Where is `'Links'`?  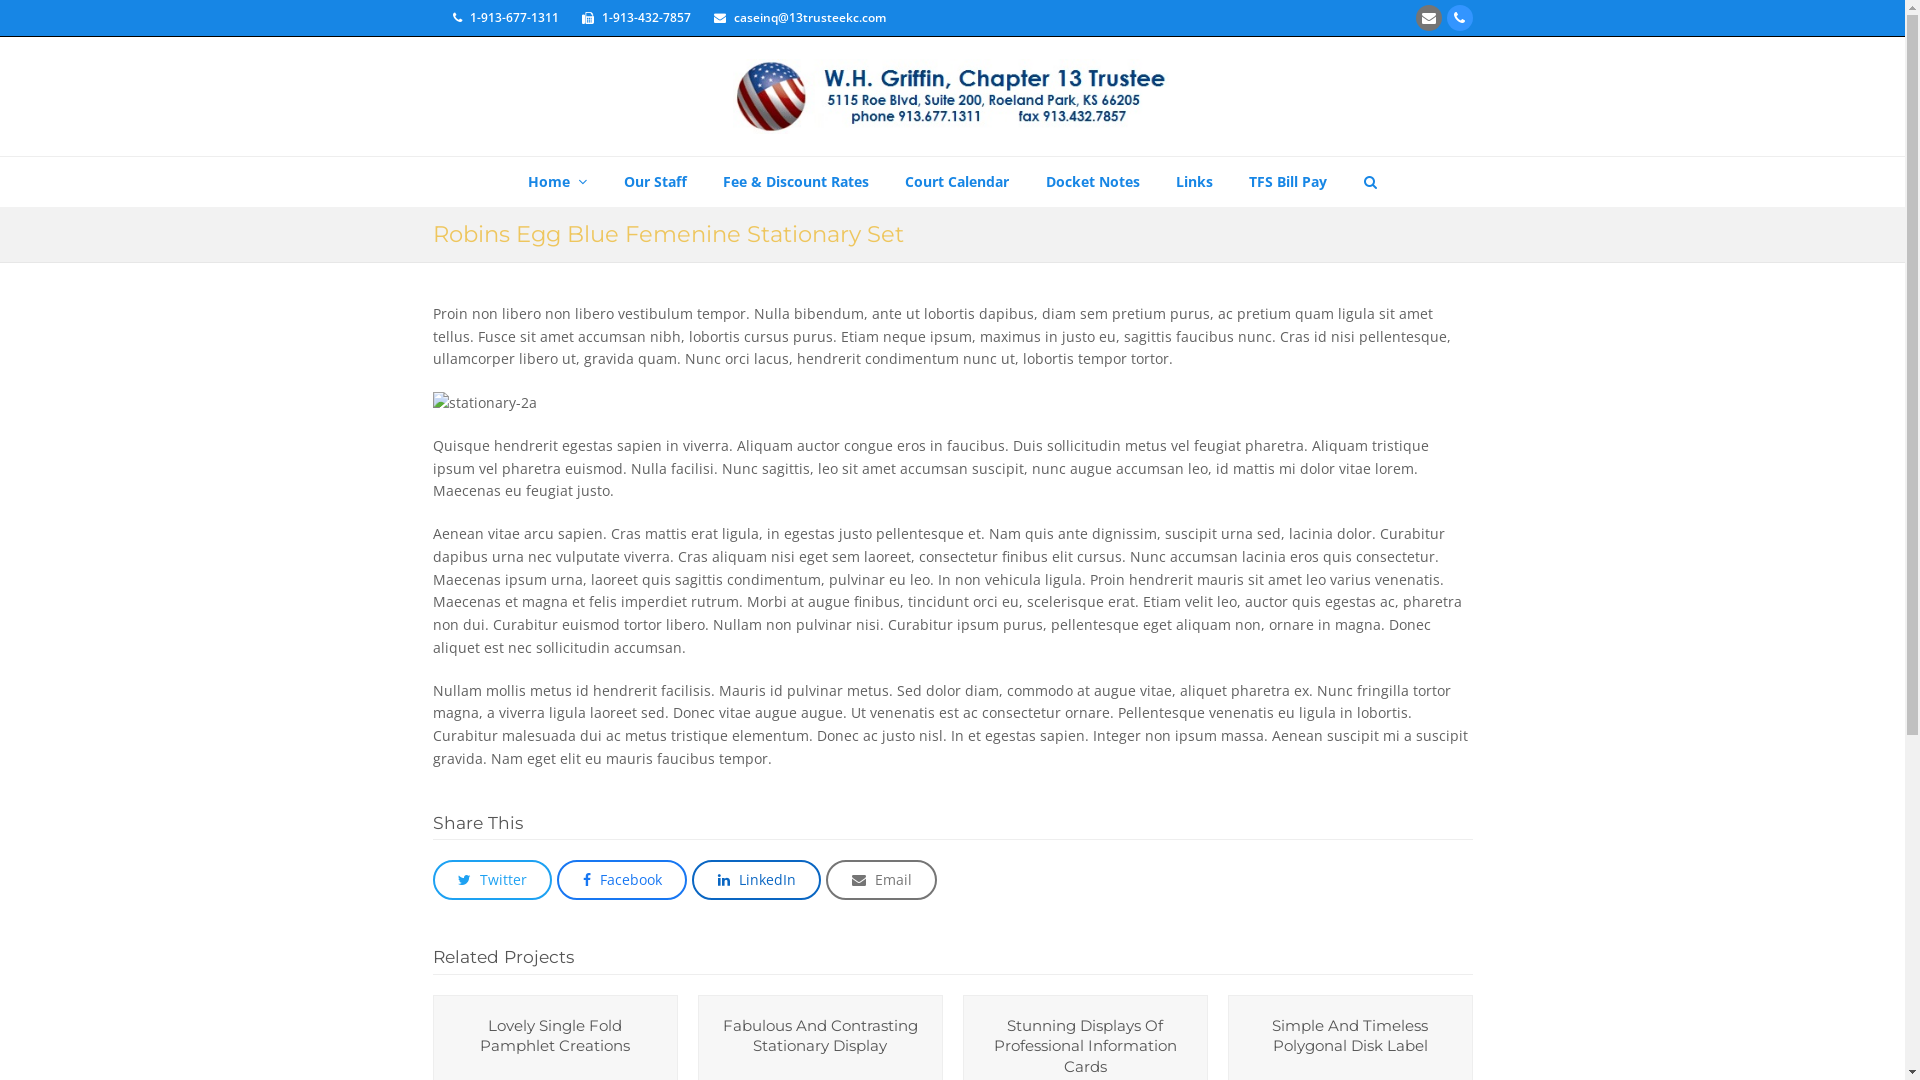
'Links' is located at coordinates (1194, 181).